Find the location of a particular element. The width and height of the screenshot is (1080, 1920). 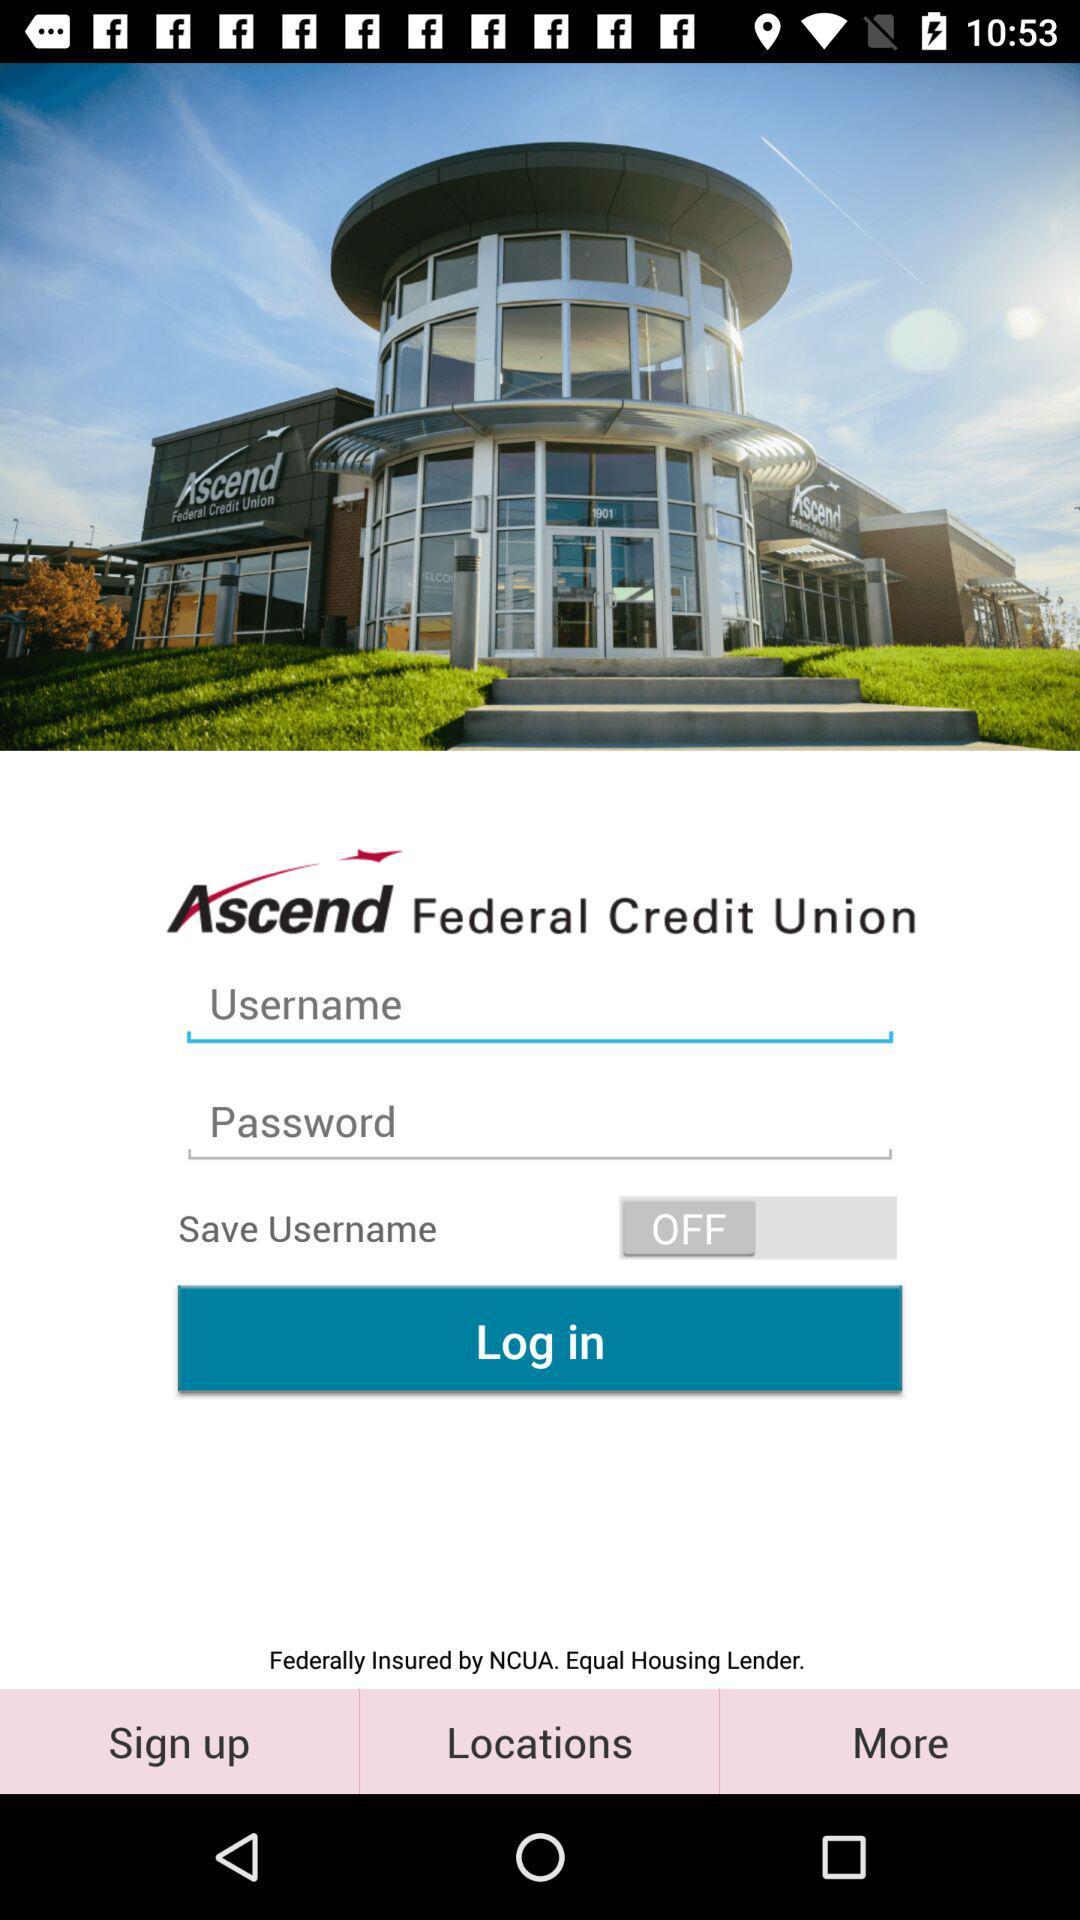

the log in icon is located at coordinates (540, 1340).